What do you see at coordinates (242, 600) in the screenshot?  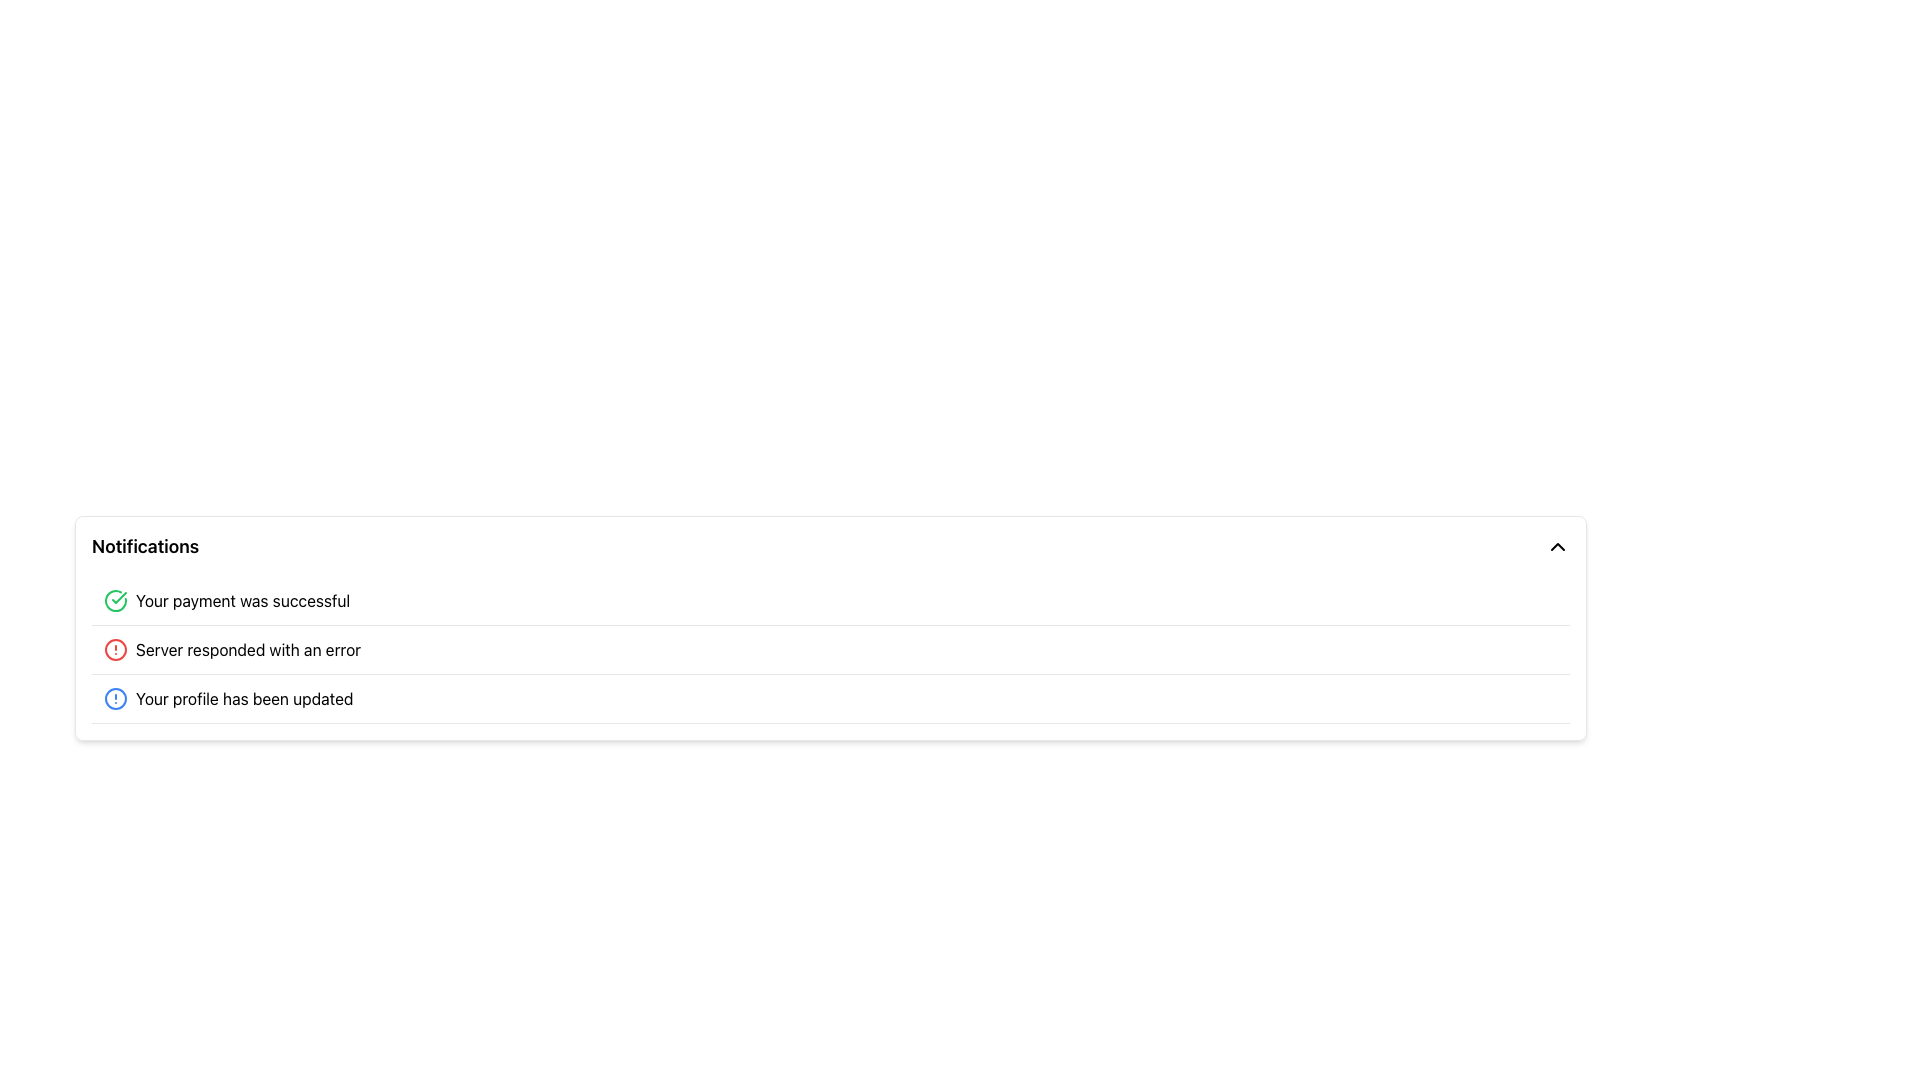 I see `the non-interactive text label that indicates a successful payment transaction, located at the top-center of the panel, rightmost in its row` at bounding box center [242, 600].